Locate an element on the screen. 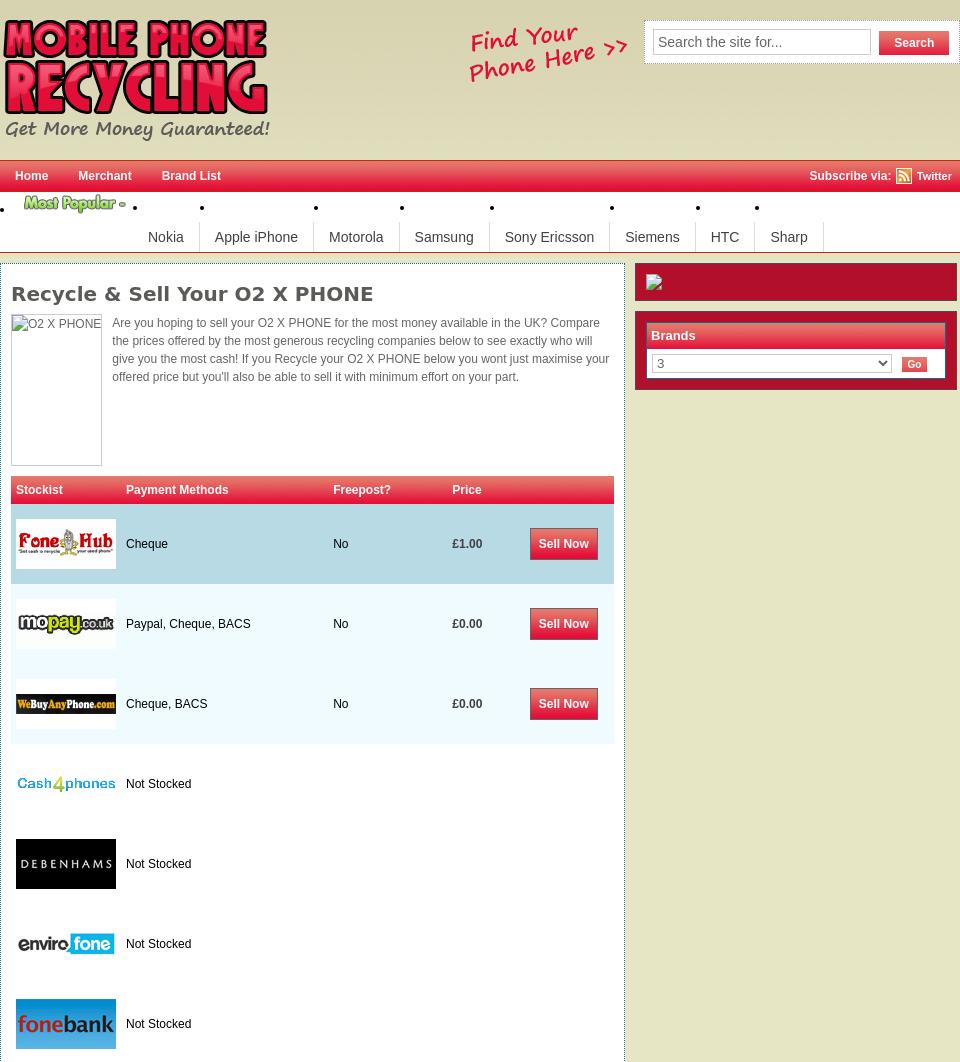 Image resolution: width=960 pixels, height=1062 pixels. 'Cheque' is located at coordinates (125, 543).